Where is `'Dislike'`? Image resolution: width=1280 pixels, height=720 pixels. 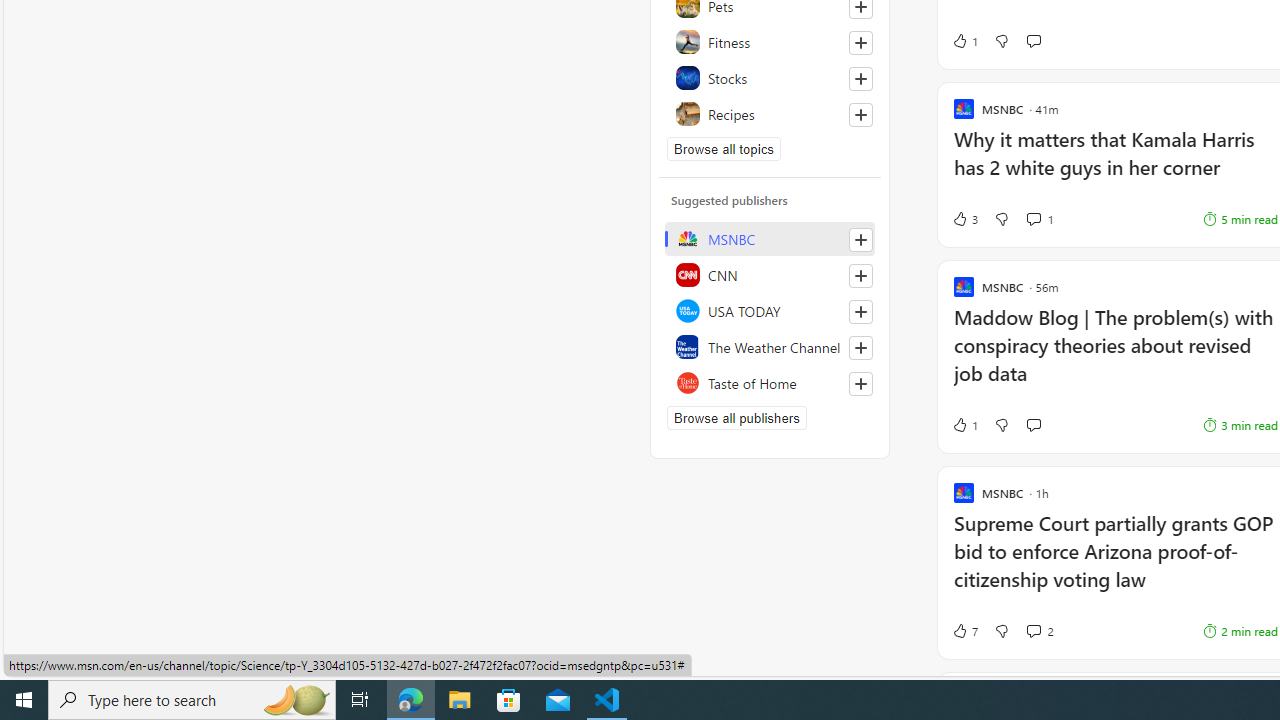 'Dislike' is located at coordinates (1001, 631).